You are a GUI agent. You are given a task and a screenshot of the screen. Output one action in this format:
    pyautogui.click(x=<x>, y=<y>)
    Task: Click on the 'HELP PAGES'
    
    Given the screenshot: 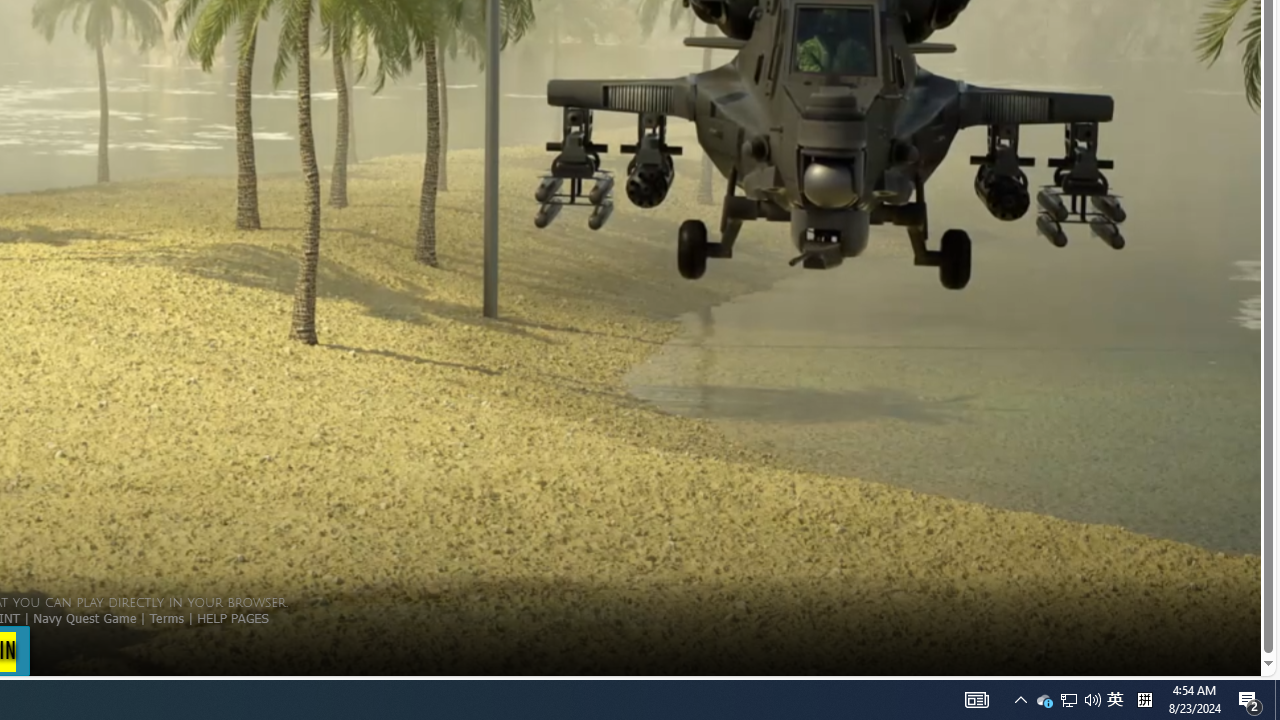 What is the action you would take?
    pyautogui.click(x=232, y=616)
    